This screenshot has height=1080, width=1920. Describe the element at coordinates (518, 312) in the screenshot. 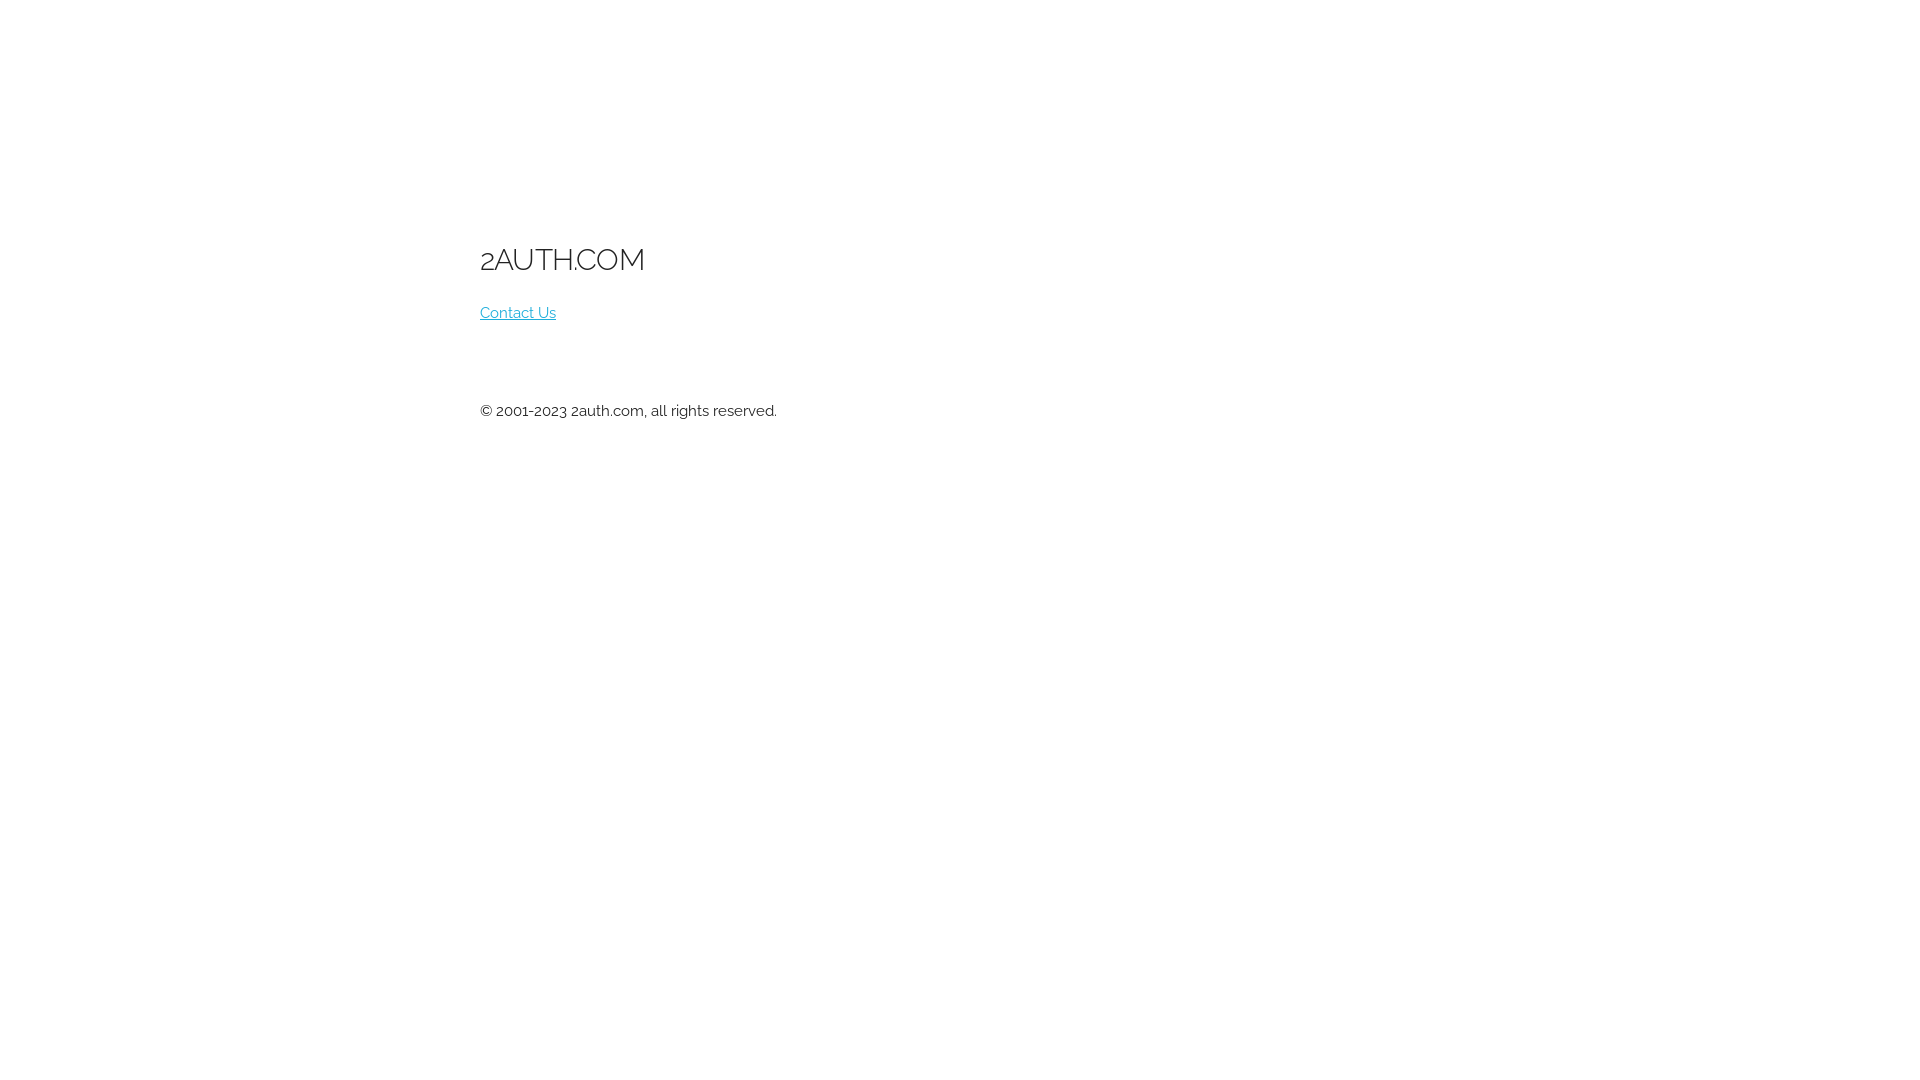

I see `'Contact Us'` at that location.